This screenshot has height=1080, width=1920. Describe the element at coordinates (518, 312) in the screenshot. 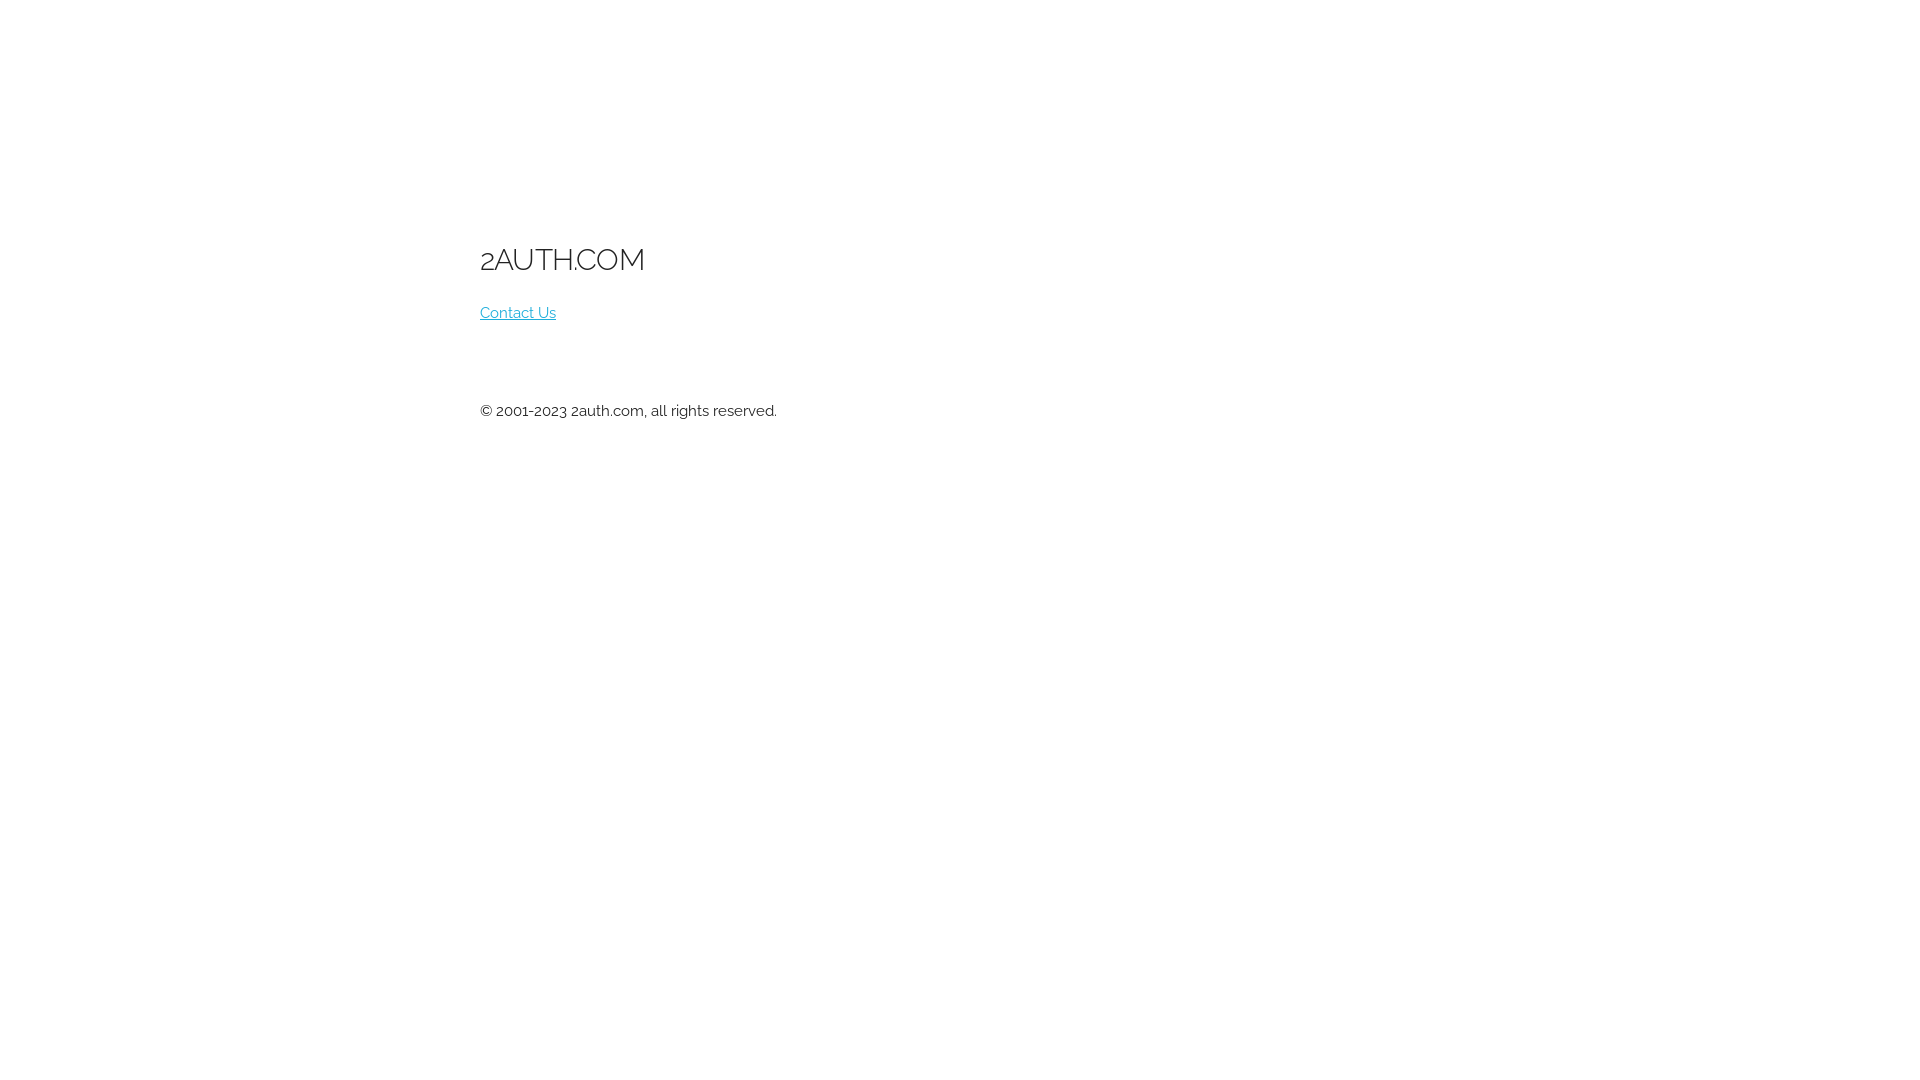

I see `'Contact Us'` at that location.